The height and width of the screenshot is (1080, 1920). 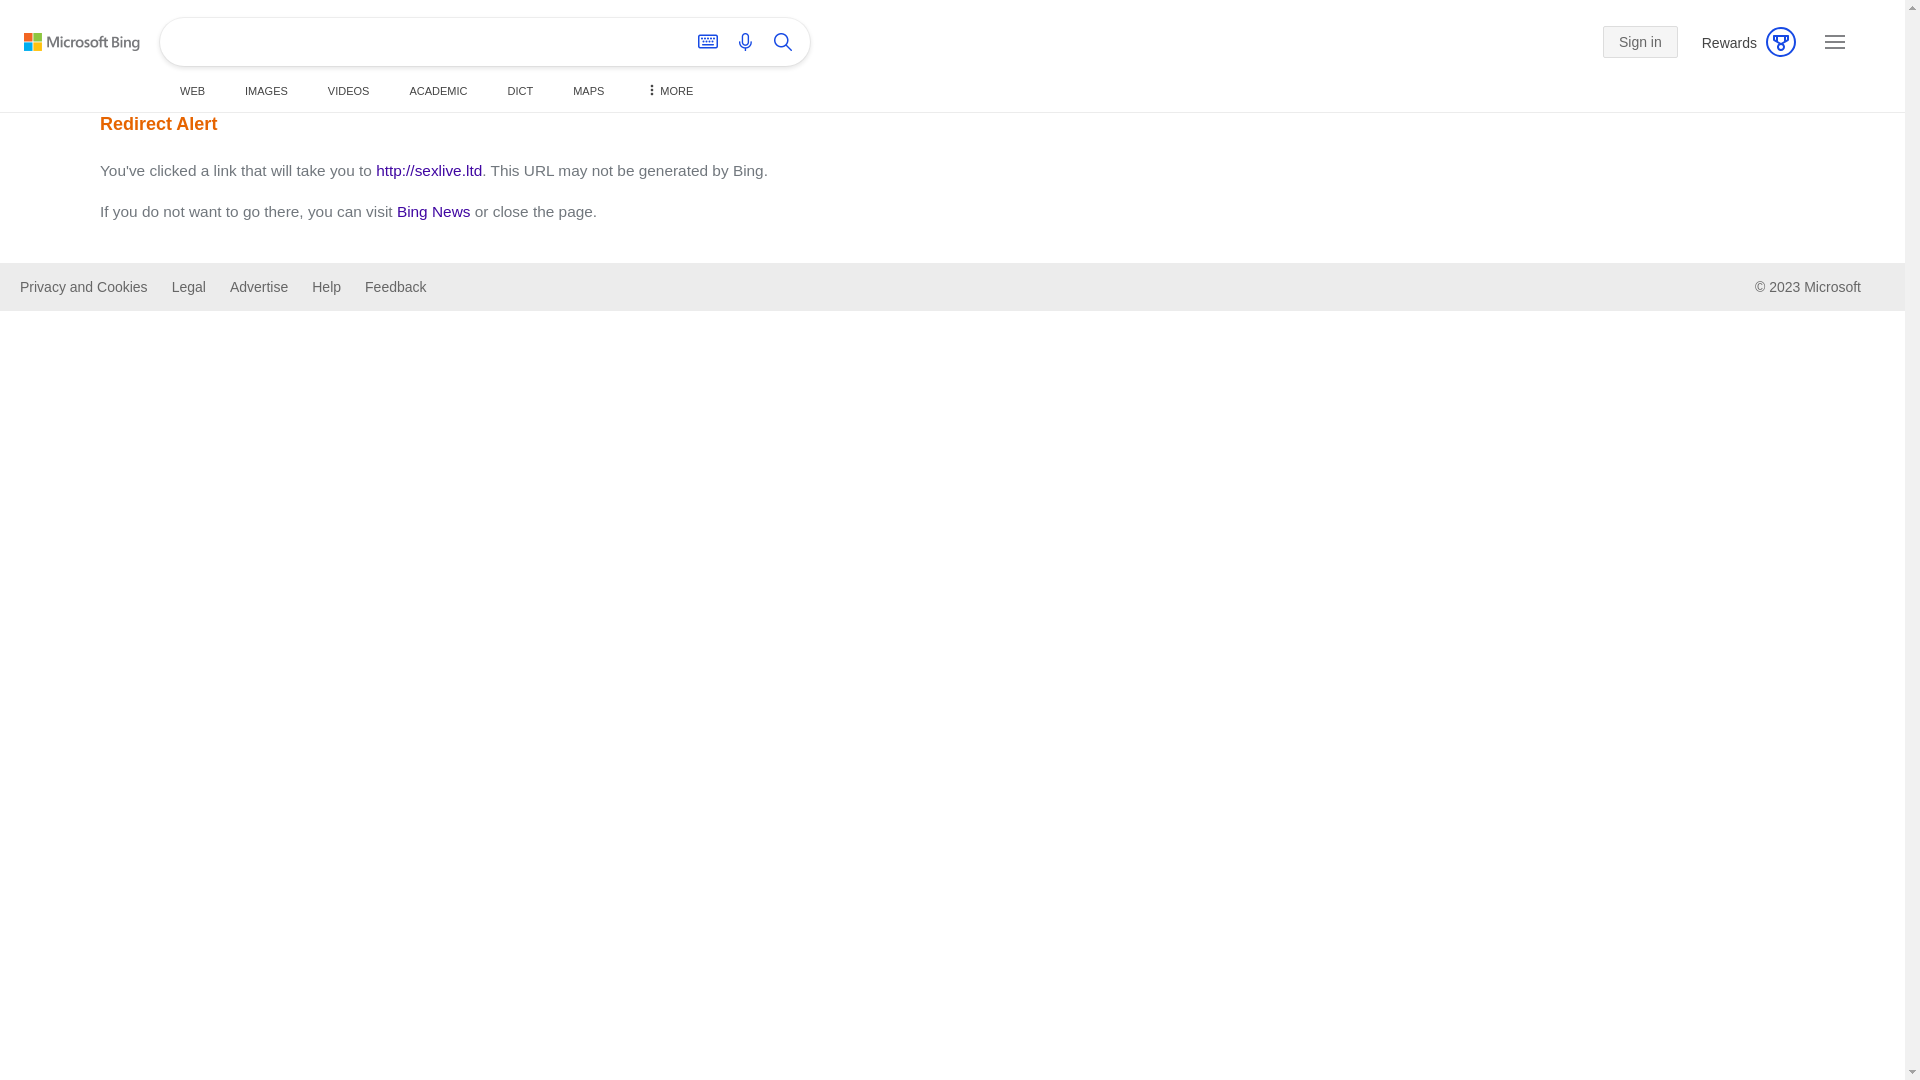 What do you see at coordinates (326, 286) in the screenshot?
I see `'Help'` at bounding box center [326, 286].